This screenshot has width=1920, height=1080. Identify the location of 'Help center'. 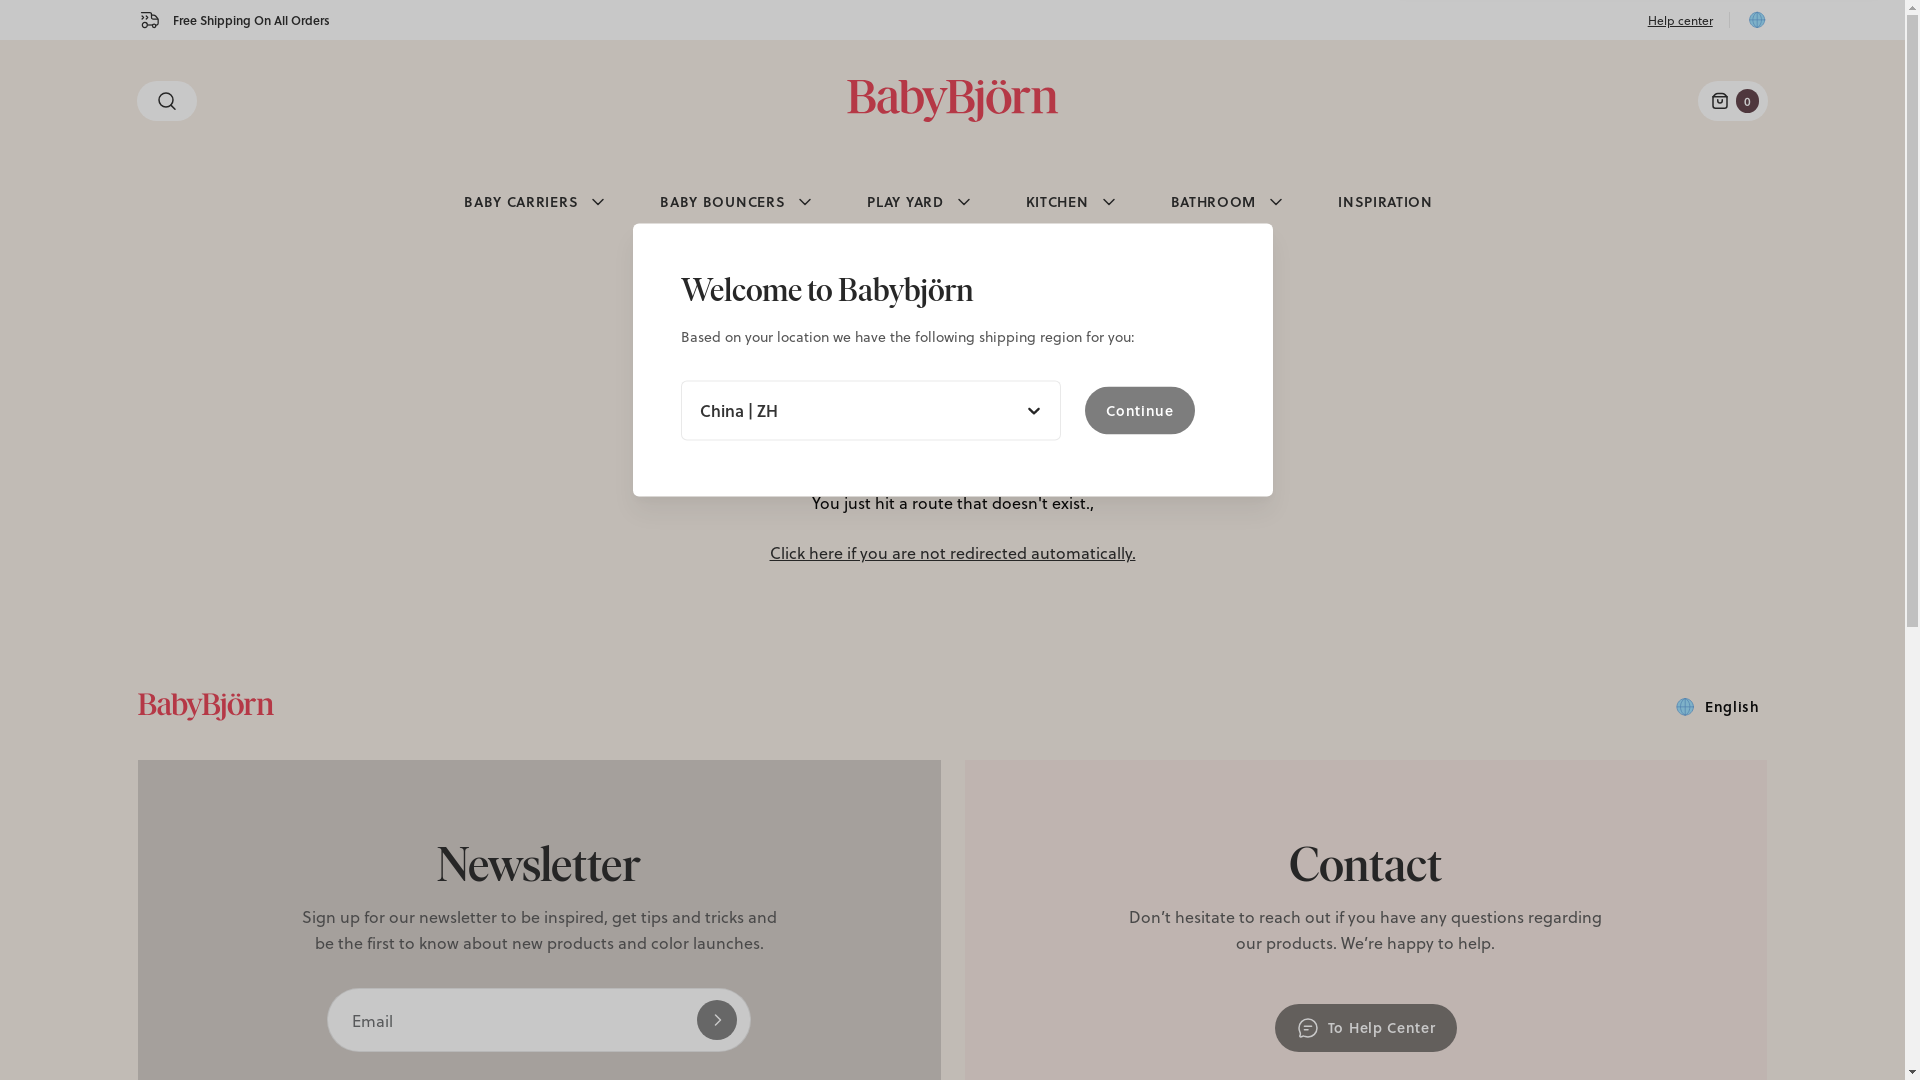
(1680, 19).